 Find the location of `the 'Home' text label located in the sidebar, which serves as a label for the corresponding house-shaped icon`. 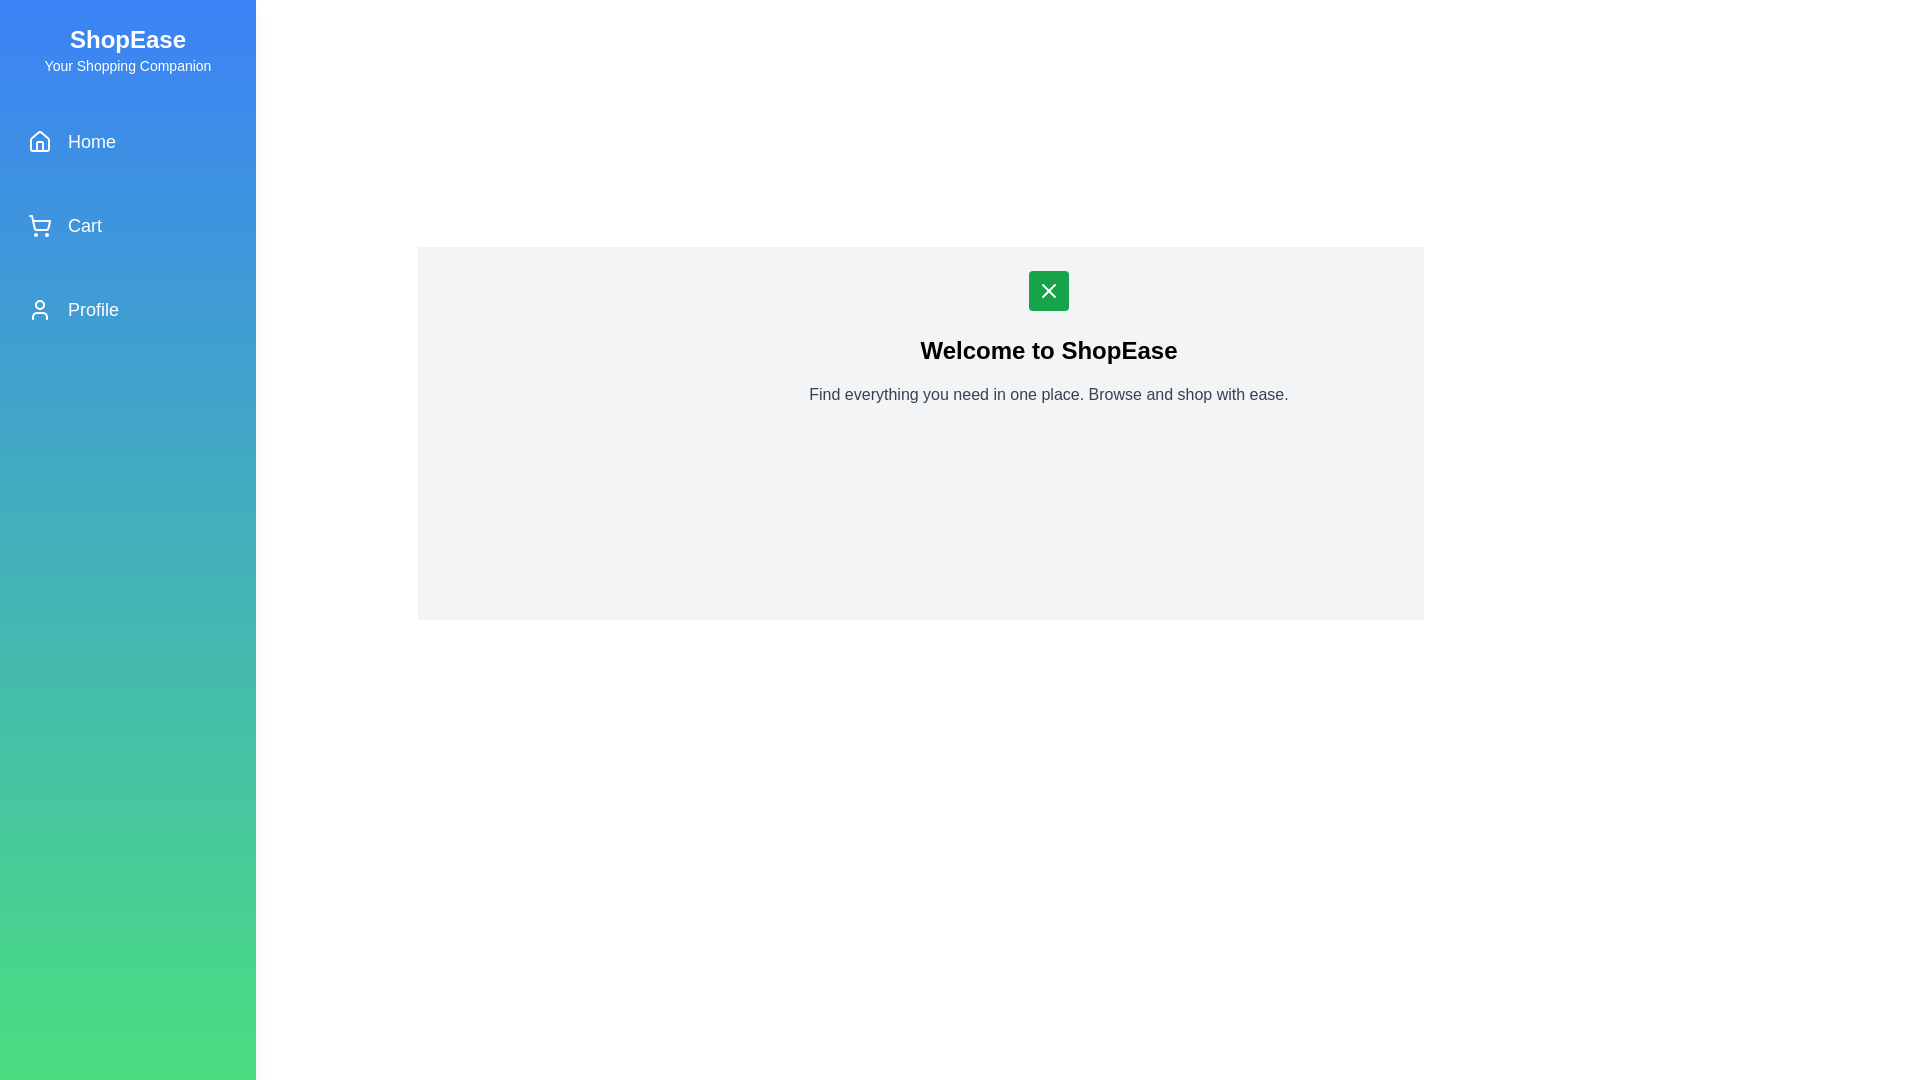

the 'Home' text label located in the sidebar, which serves as a label for the corresponding house-shaped icon is located at coordinates (90, 141).